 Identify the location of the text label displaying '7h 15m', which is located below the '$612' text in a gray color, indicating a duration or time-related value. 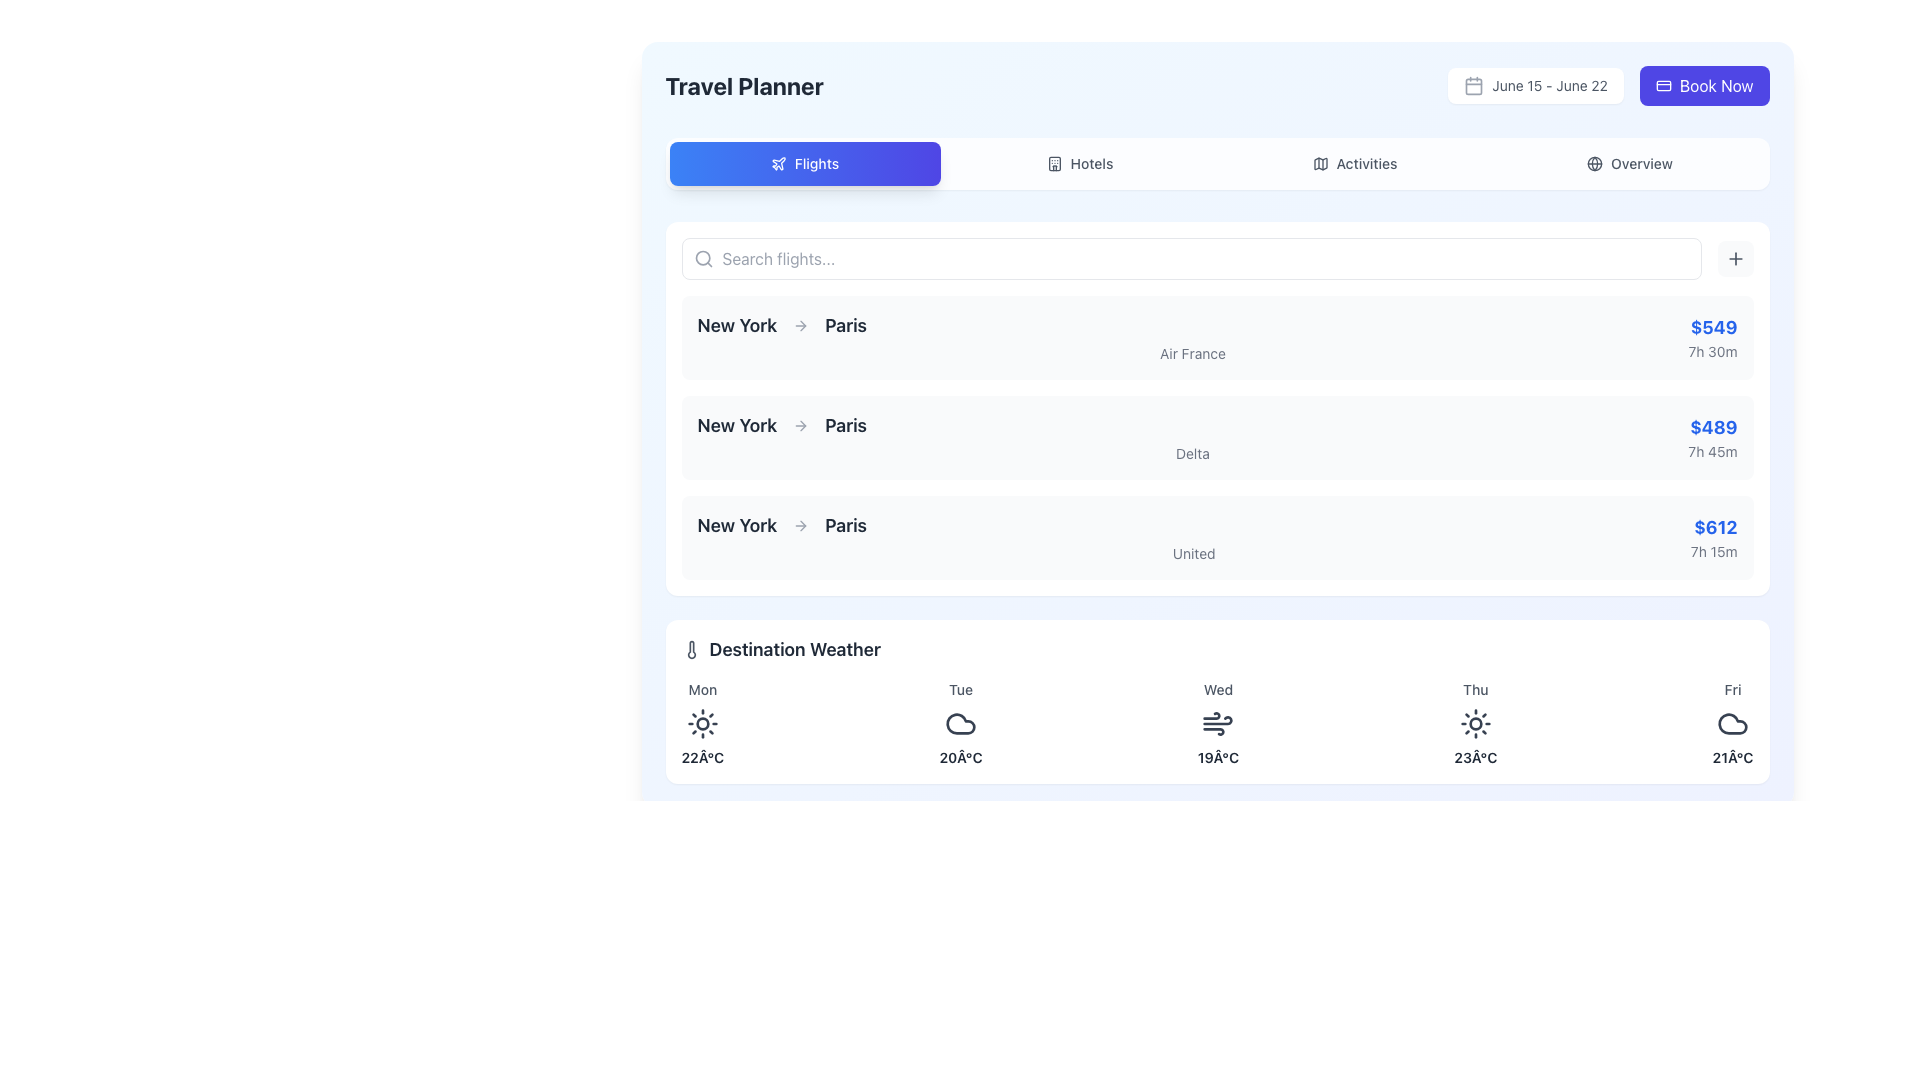
(1713, 551).